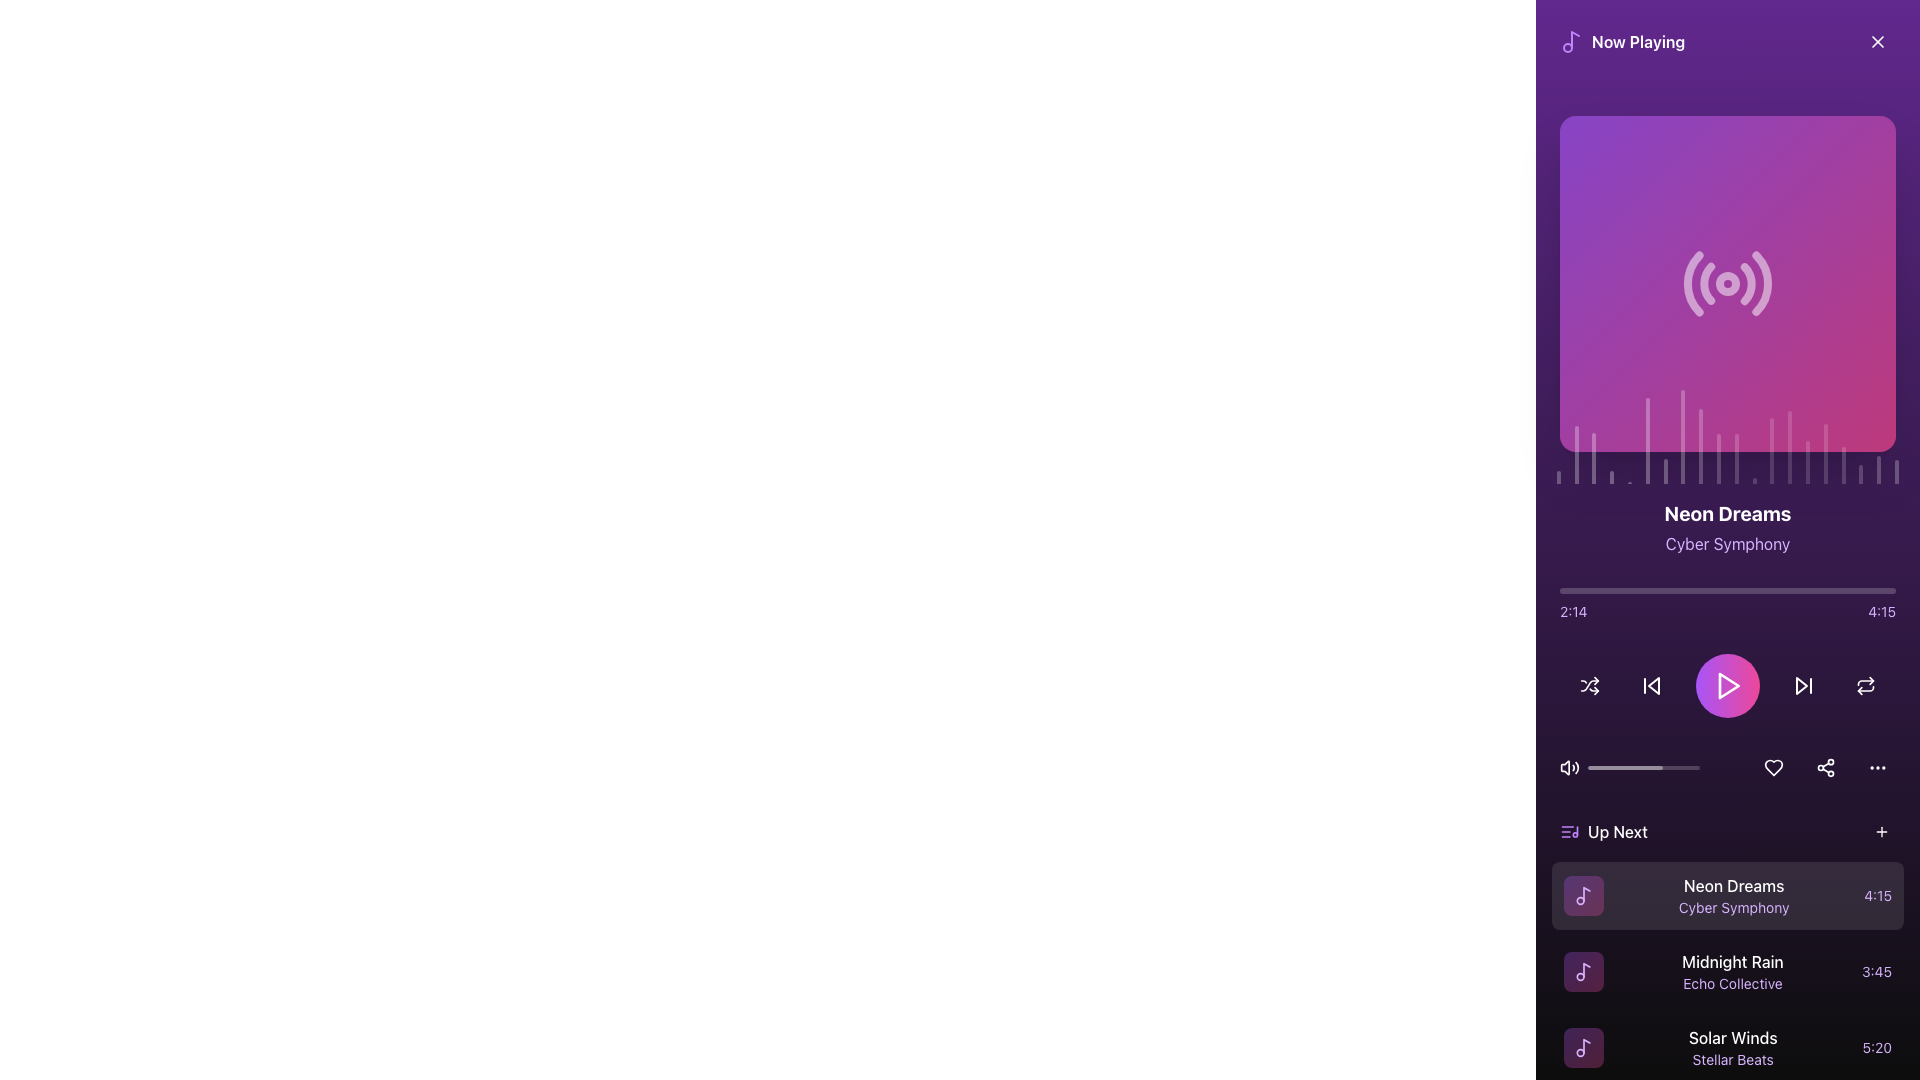 Image resolution: width=1920 pixels, height=1080 pixels. I want to click on the twelfth vertical bar of the decorative visualizer, located near the play/pause button at the bottom of the media player, so click(1735, 459).